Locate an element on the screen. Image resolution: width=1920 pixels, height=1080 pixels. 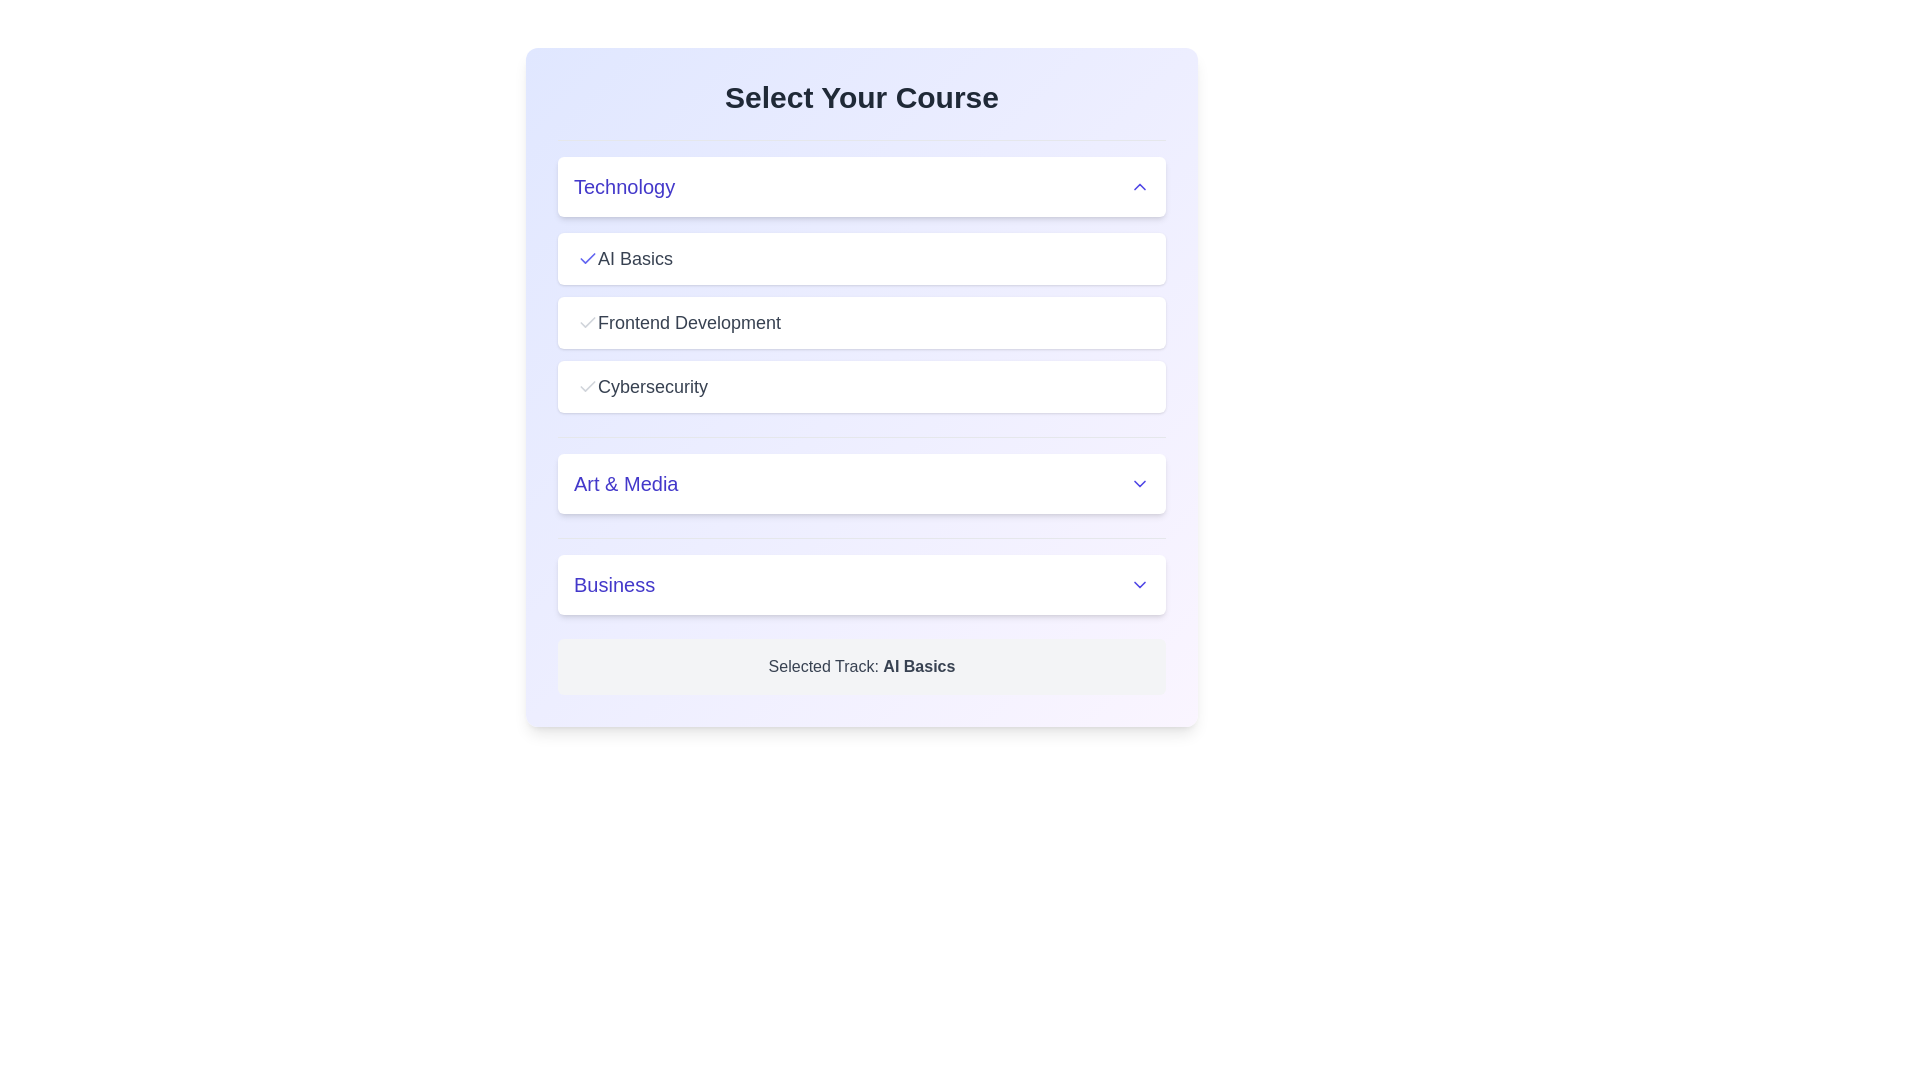
on the highlighted option 'Frontend Development' within the grouped list of selectable items under the 'Technology' category is located at coordinates (862, 322).